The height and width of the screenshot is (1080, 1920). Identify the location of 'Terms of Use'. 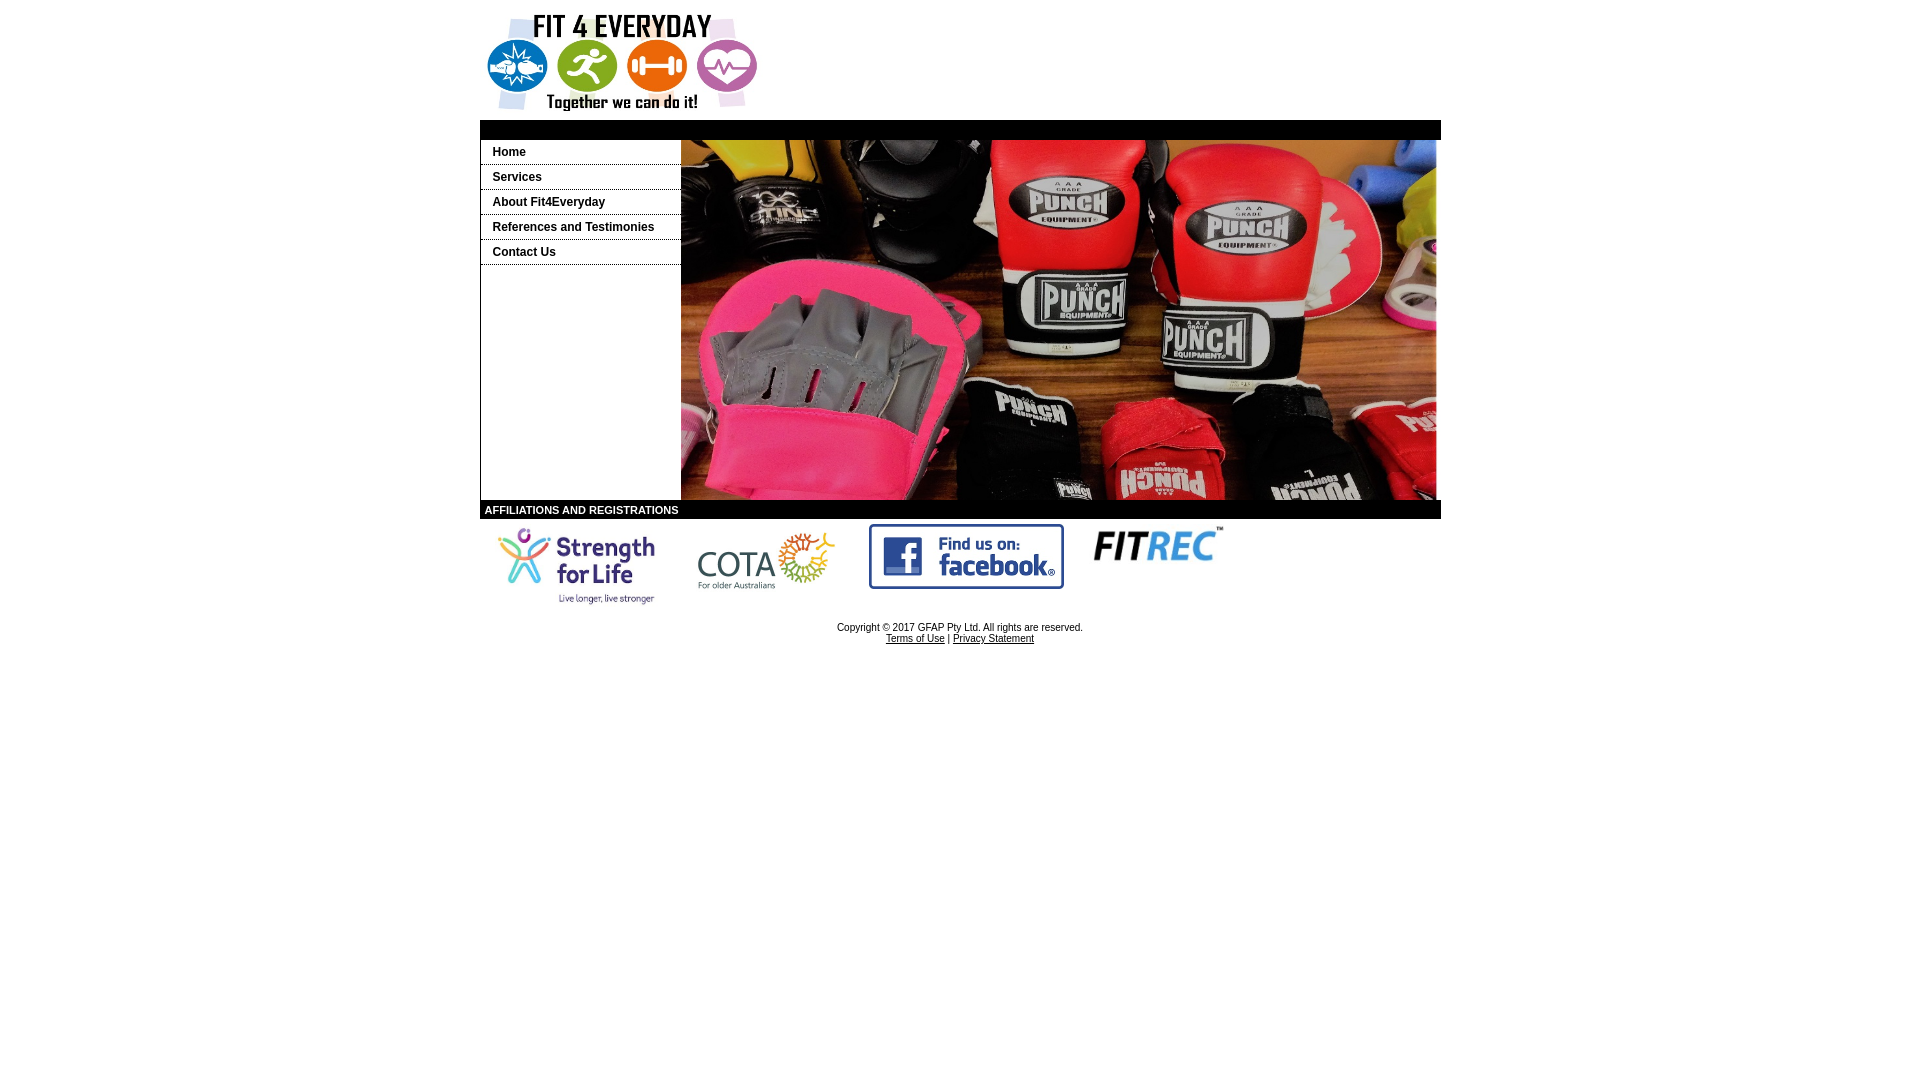
(914, 638).